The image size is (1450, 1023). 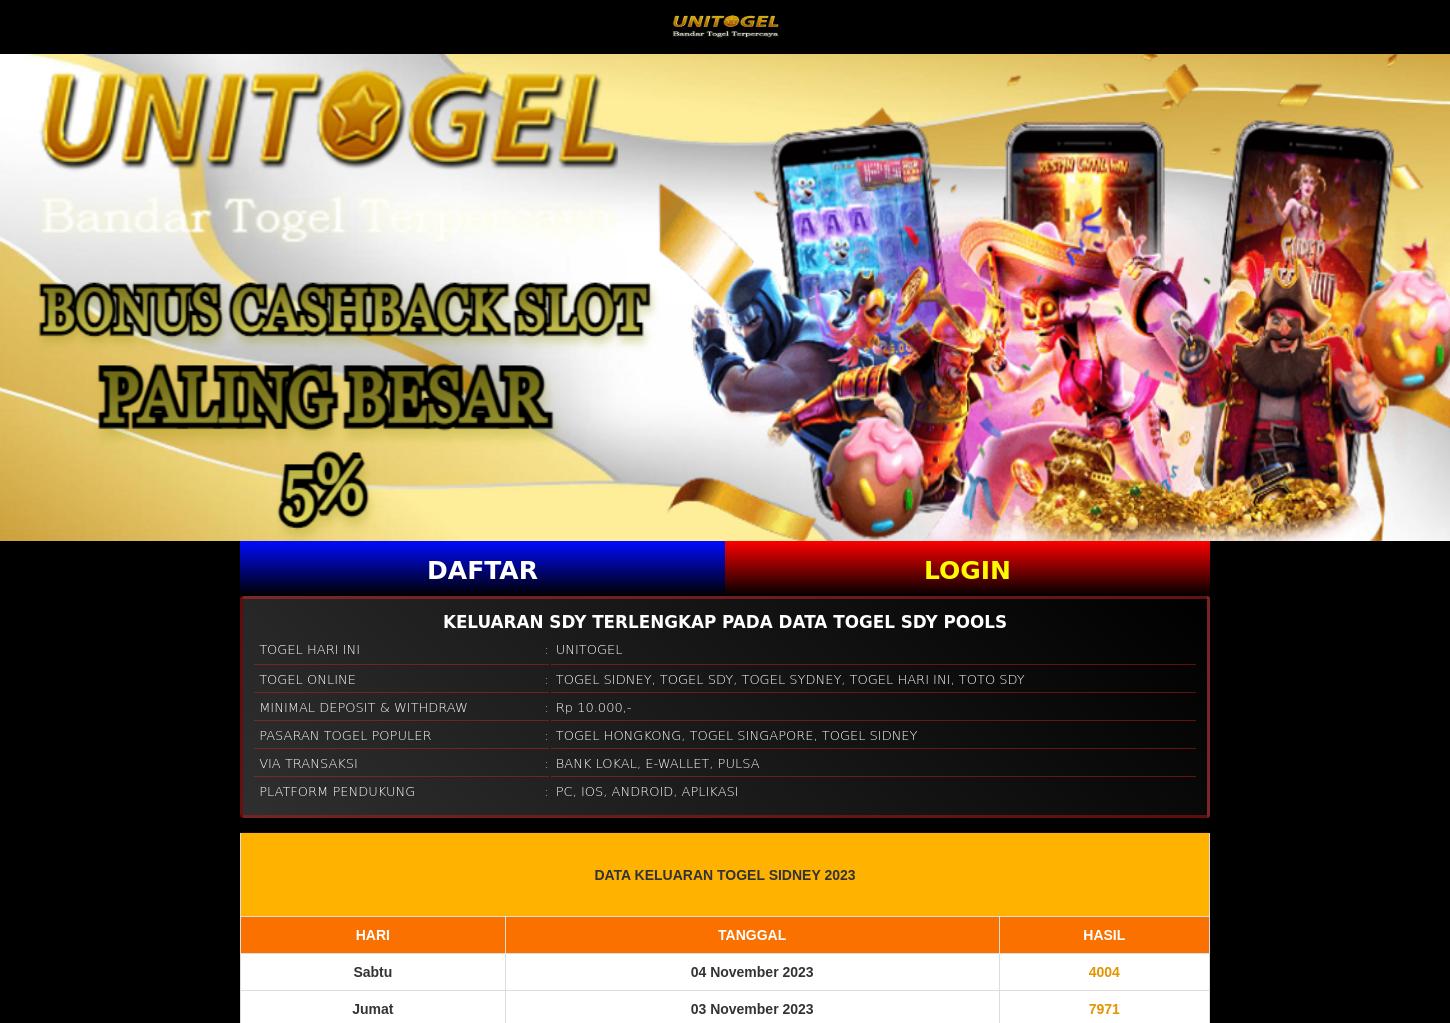 What do you see at coordinates (555, 734) in the screenshot?
I see `'TOGEL HONGKONG, TOGEL SINGAPORE, TOGEL SIDNEY'` at bounding box center [555, 734].